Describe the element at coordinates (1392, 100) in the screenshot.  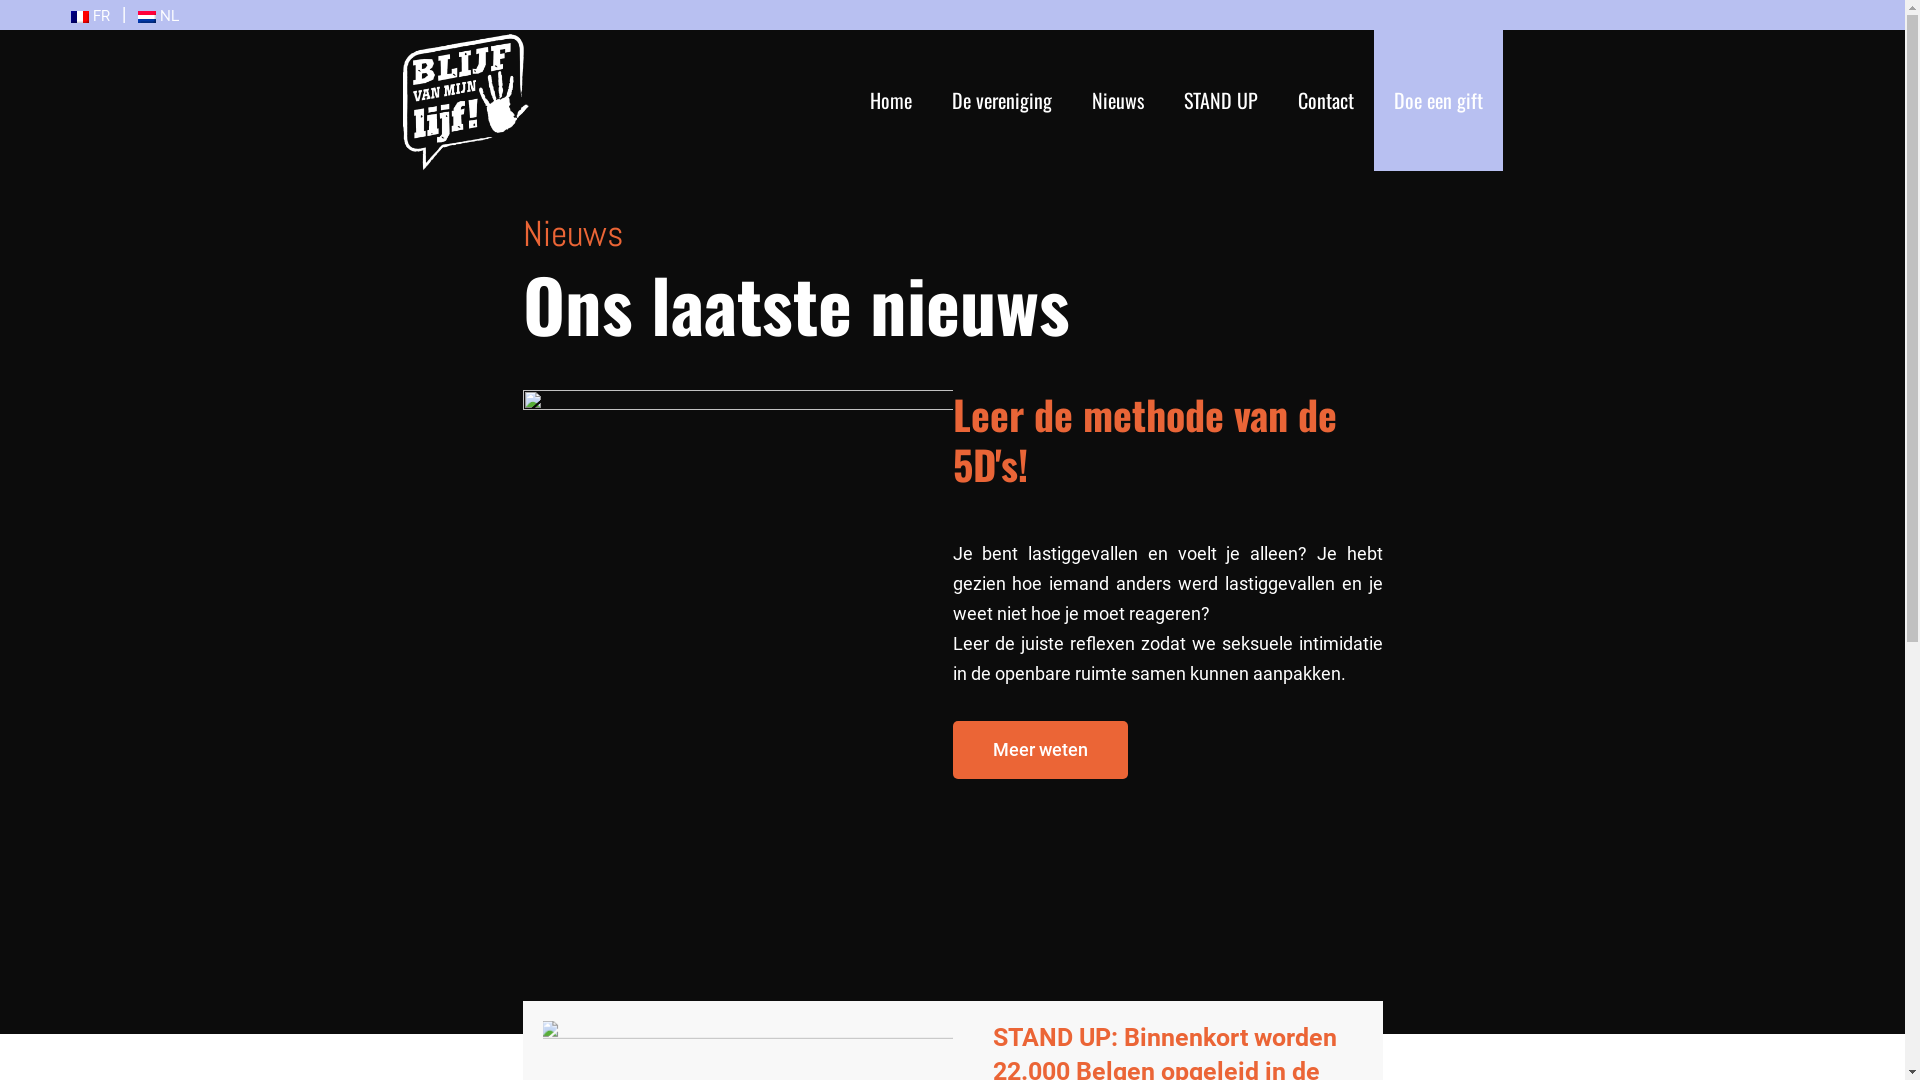
I see `'Doe een gift'` at that location.